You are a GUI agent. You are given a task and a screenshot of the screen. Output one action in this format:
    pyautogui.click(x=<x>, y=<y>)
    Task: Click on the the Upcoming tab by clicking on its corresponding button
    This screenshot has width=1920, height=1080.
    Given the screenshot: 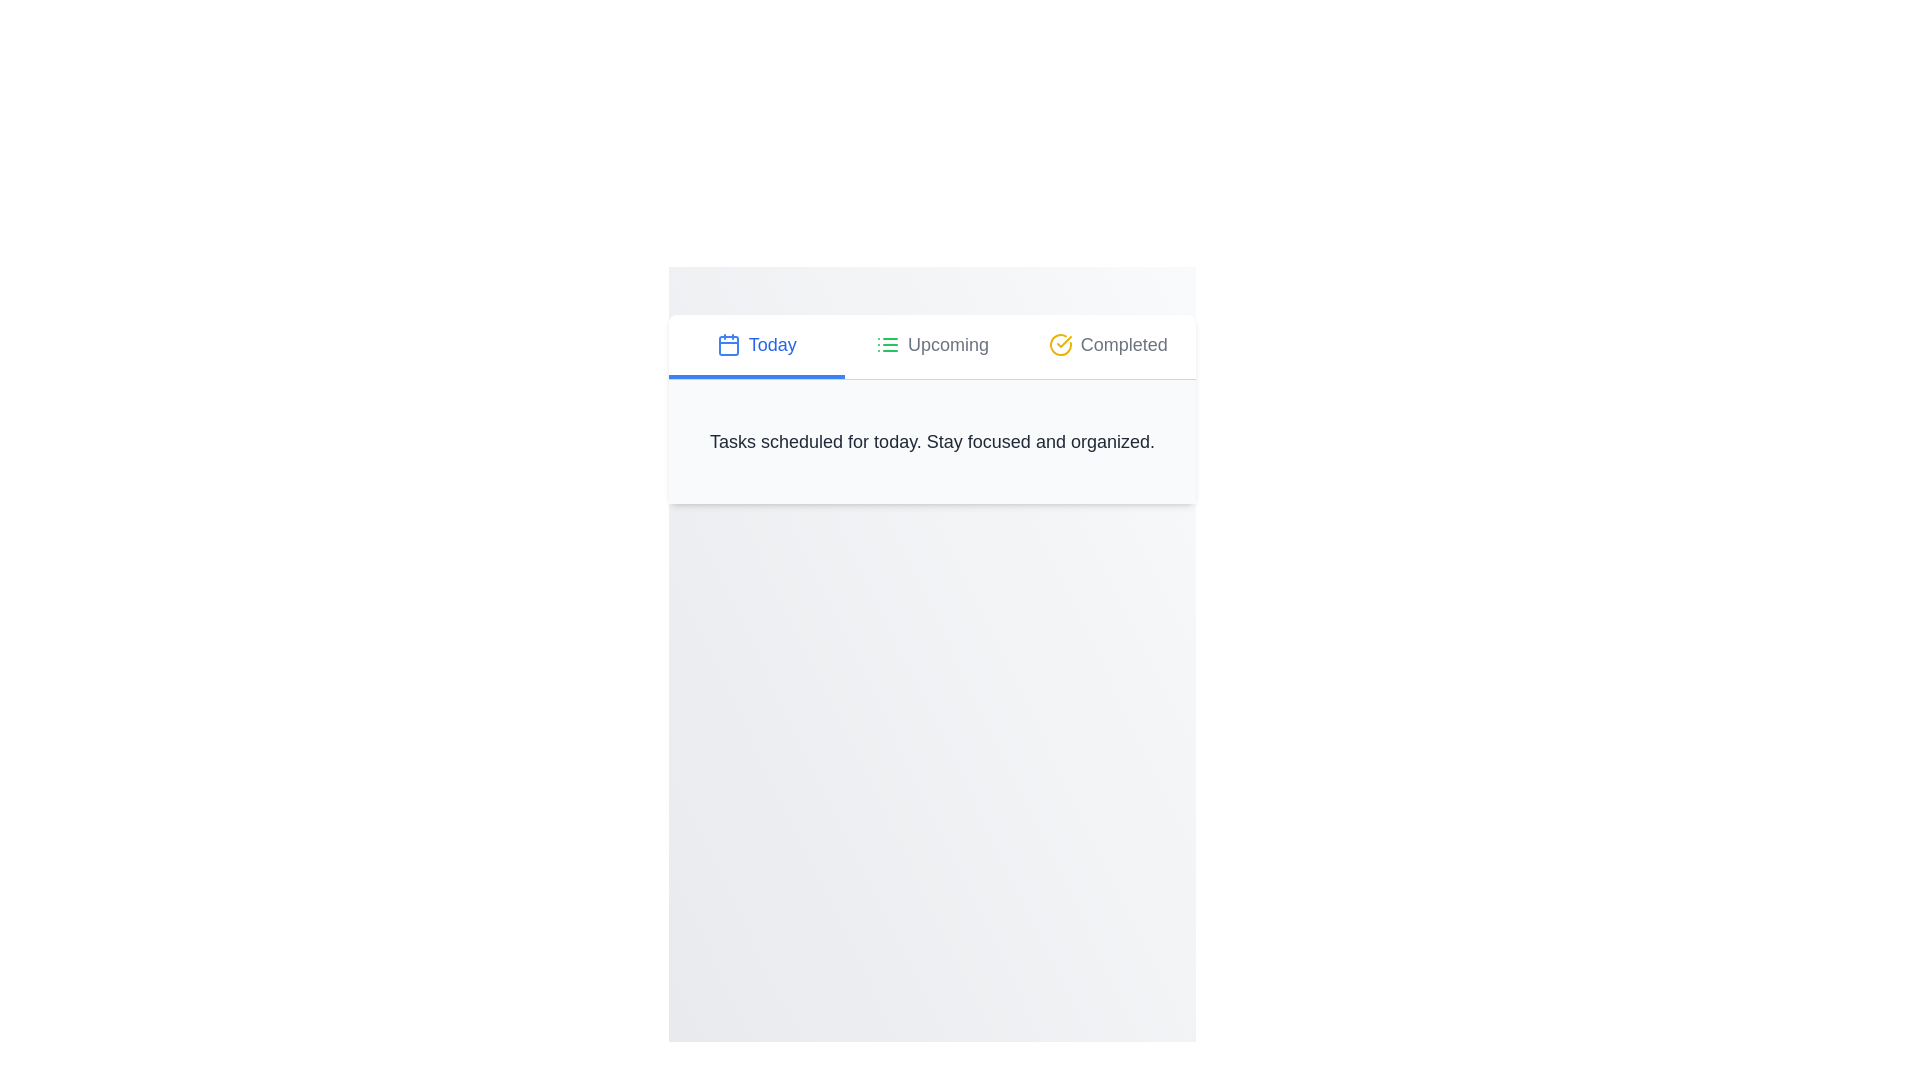 What is the action you would take?
    pyautogui.click(x=931, y=346)
    